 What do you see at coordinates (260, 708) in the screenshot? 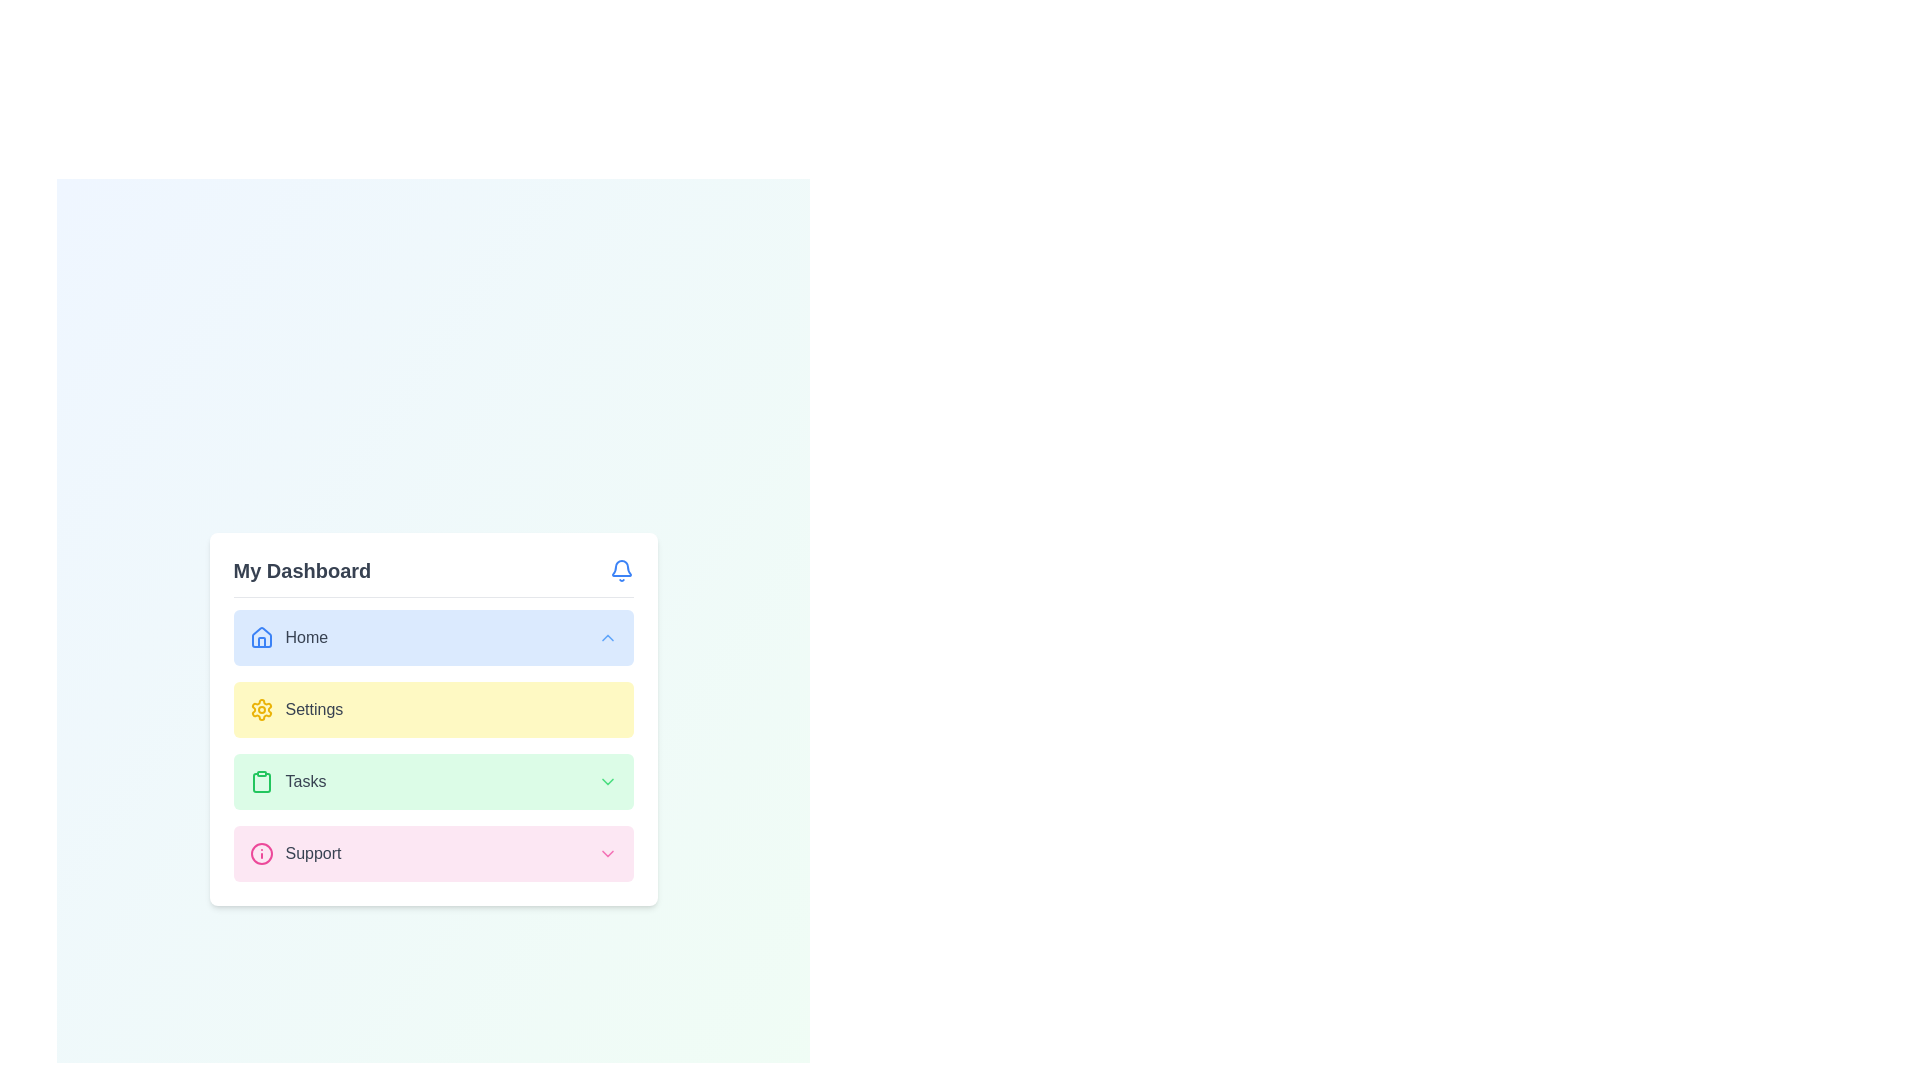
I see `the yellow gear icon representing settings in the dashboard interface` at bounding box center [260, 708].